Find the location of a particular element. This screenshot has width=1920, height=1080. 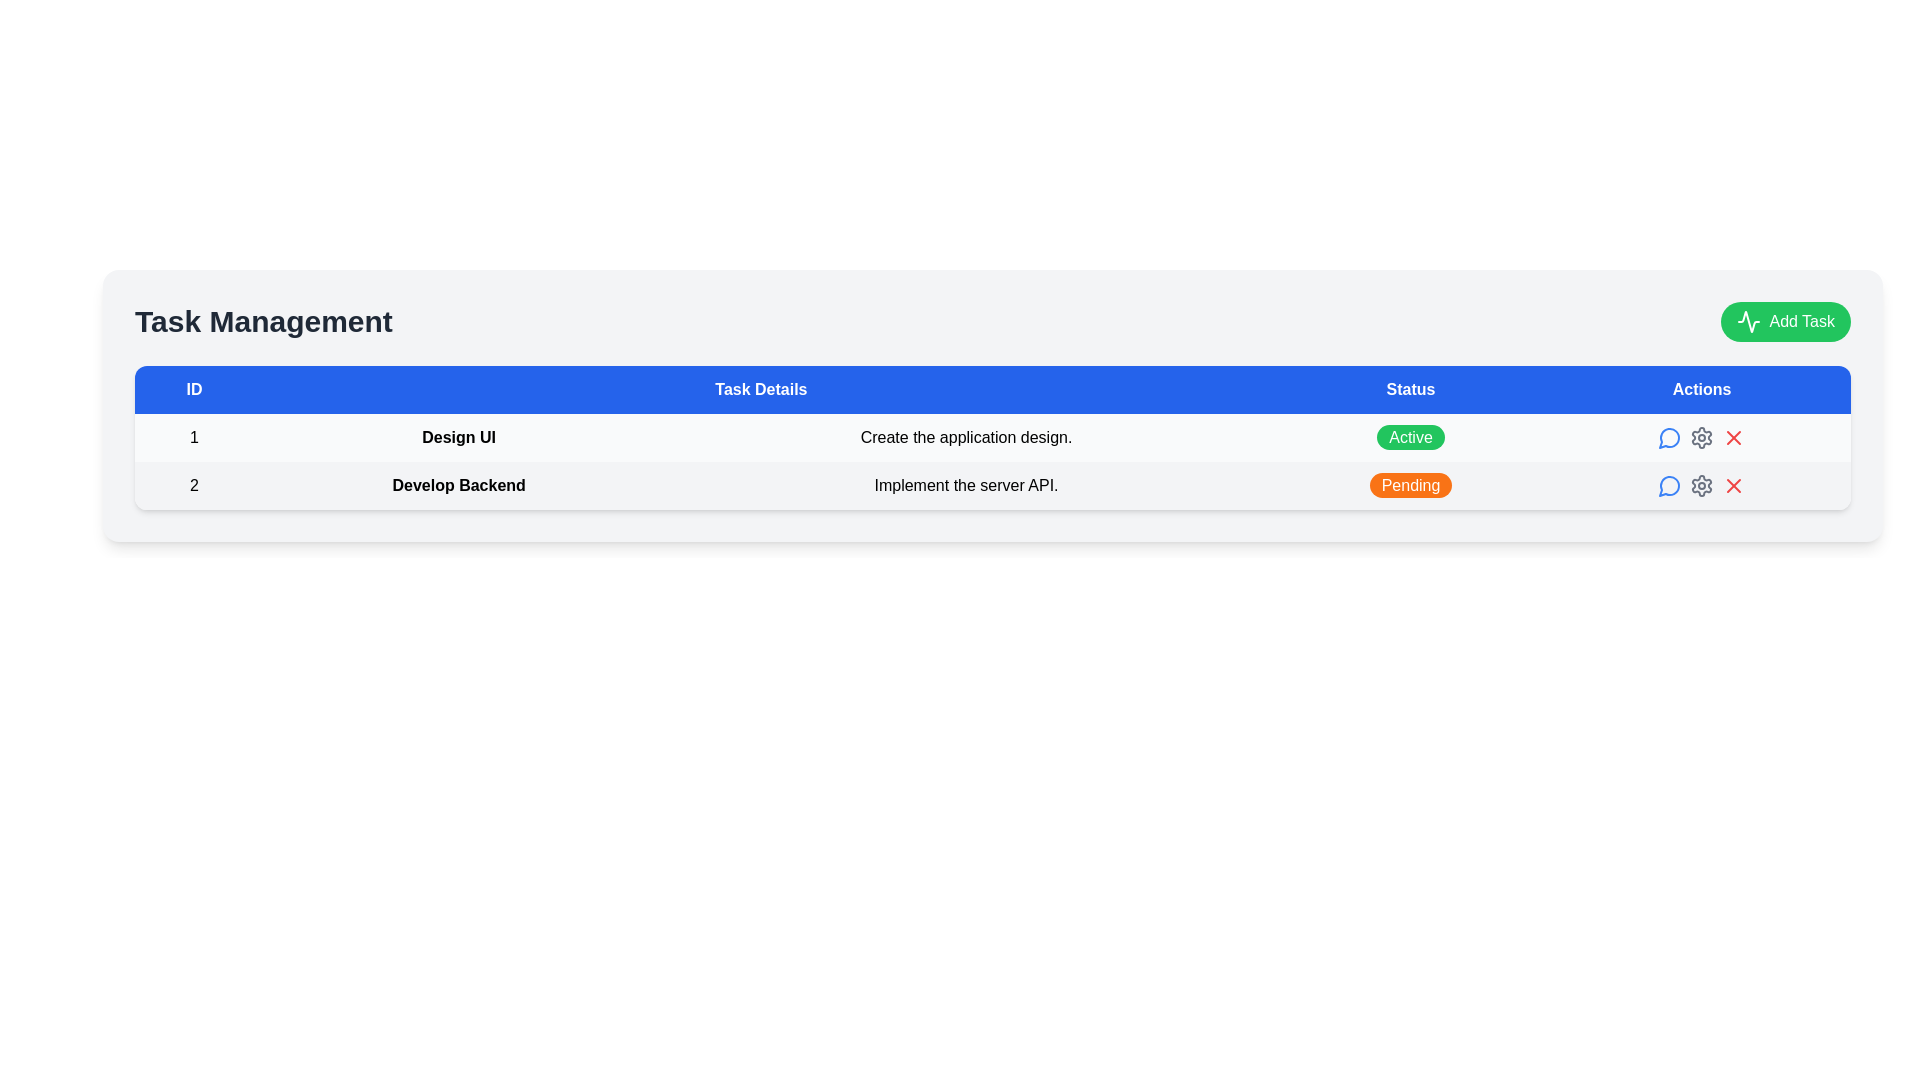

the Status badge, which is the first status indicator in the Status column of the task details table, displaying the current state of a task (Active) is located at coordinates (1410, 436).